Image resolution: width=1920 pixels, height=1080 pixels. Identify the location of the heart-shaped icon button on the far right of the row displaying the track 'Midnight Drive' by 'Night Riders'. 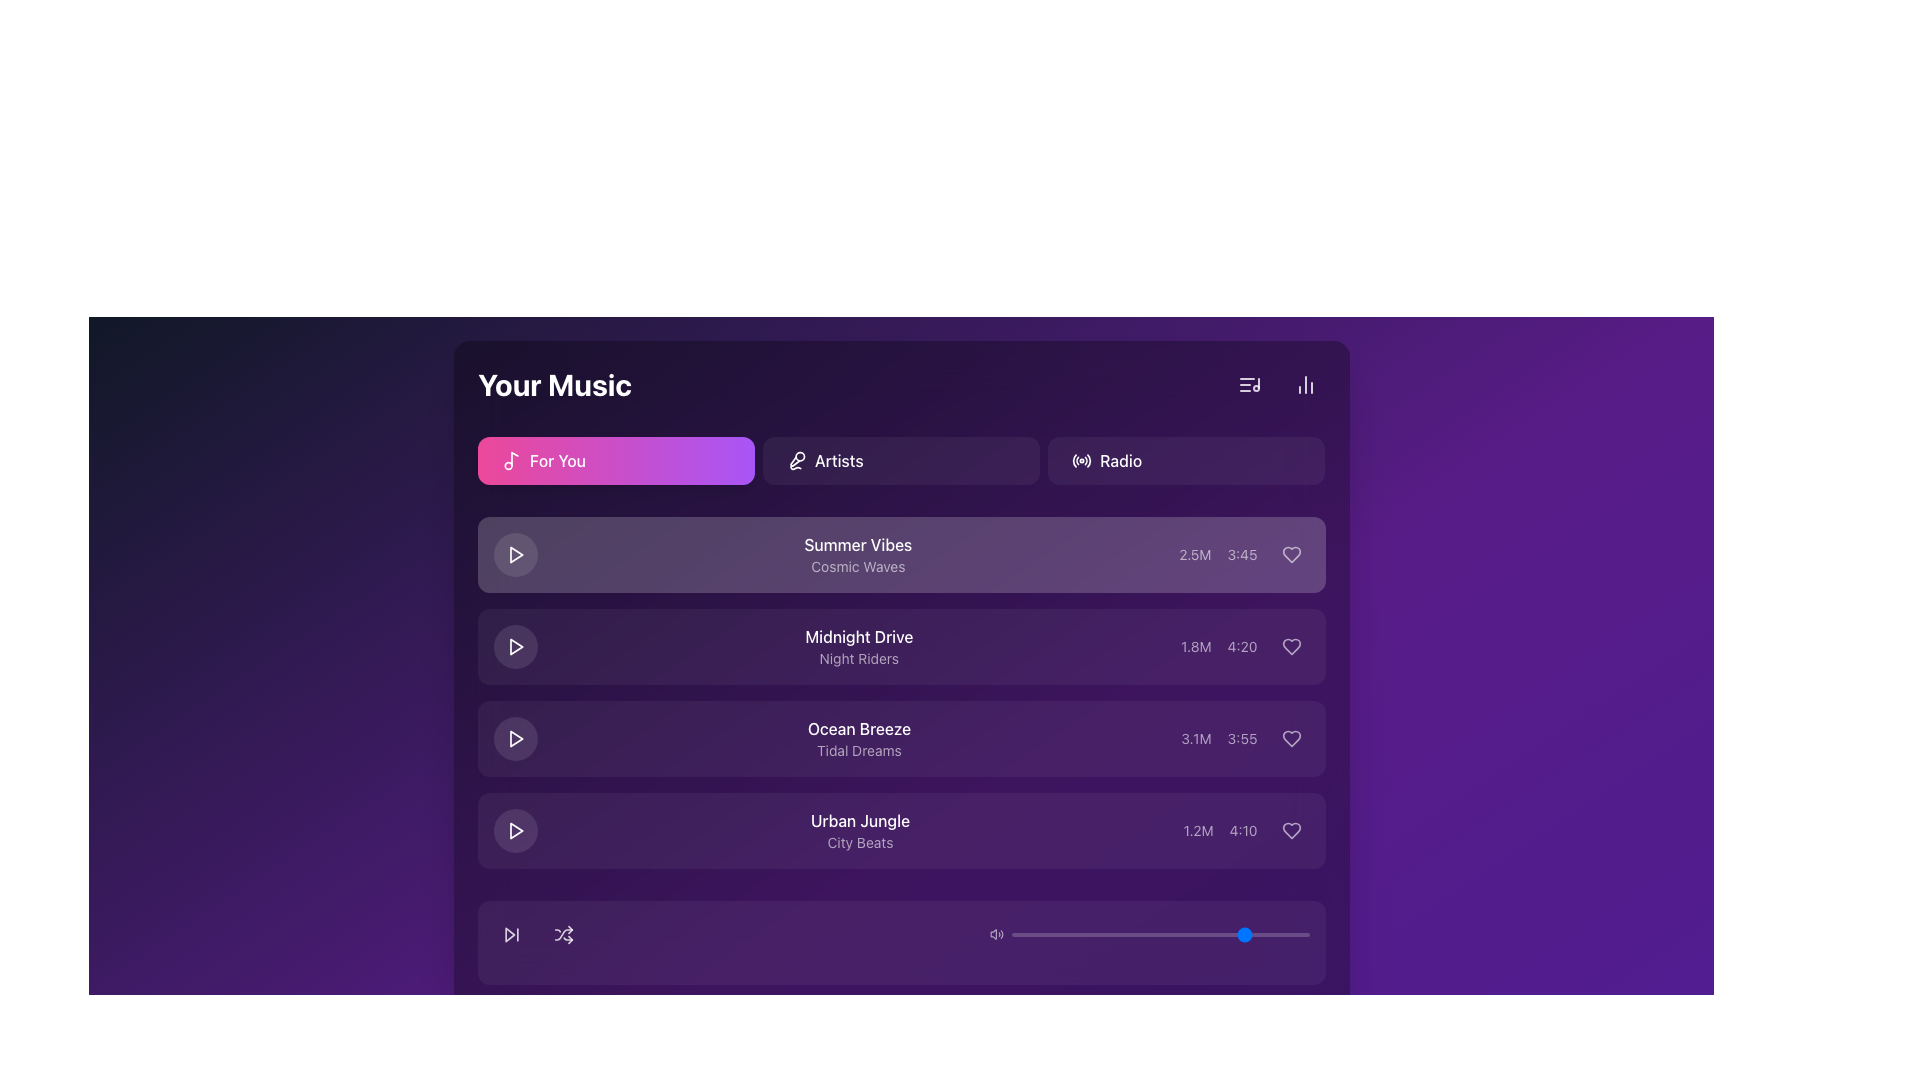
(1291, 647).